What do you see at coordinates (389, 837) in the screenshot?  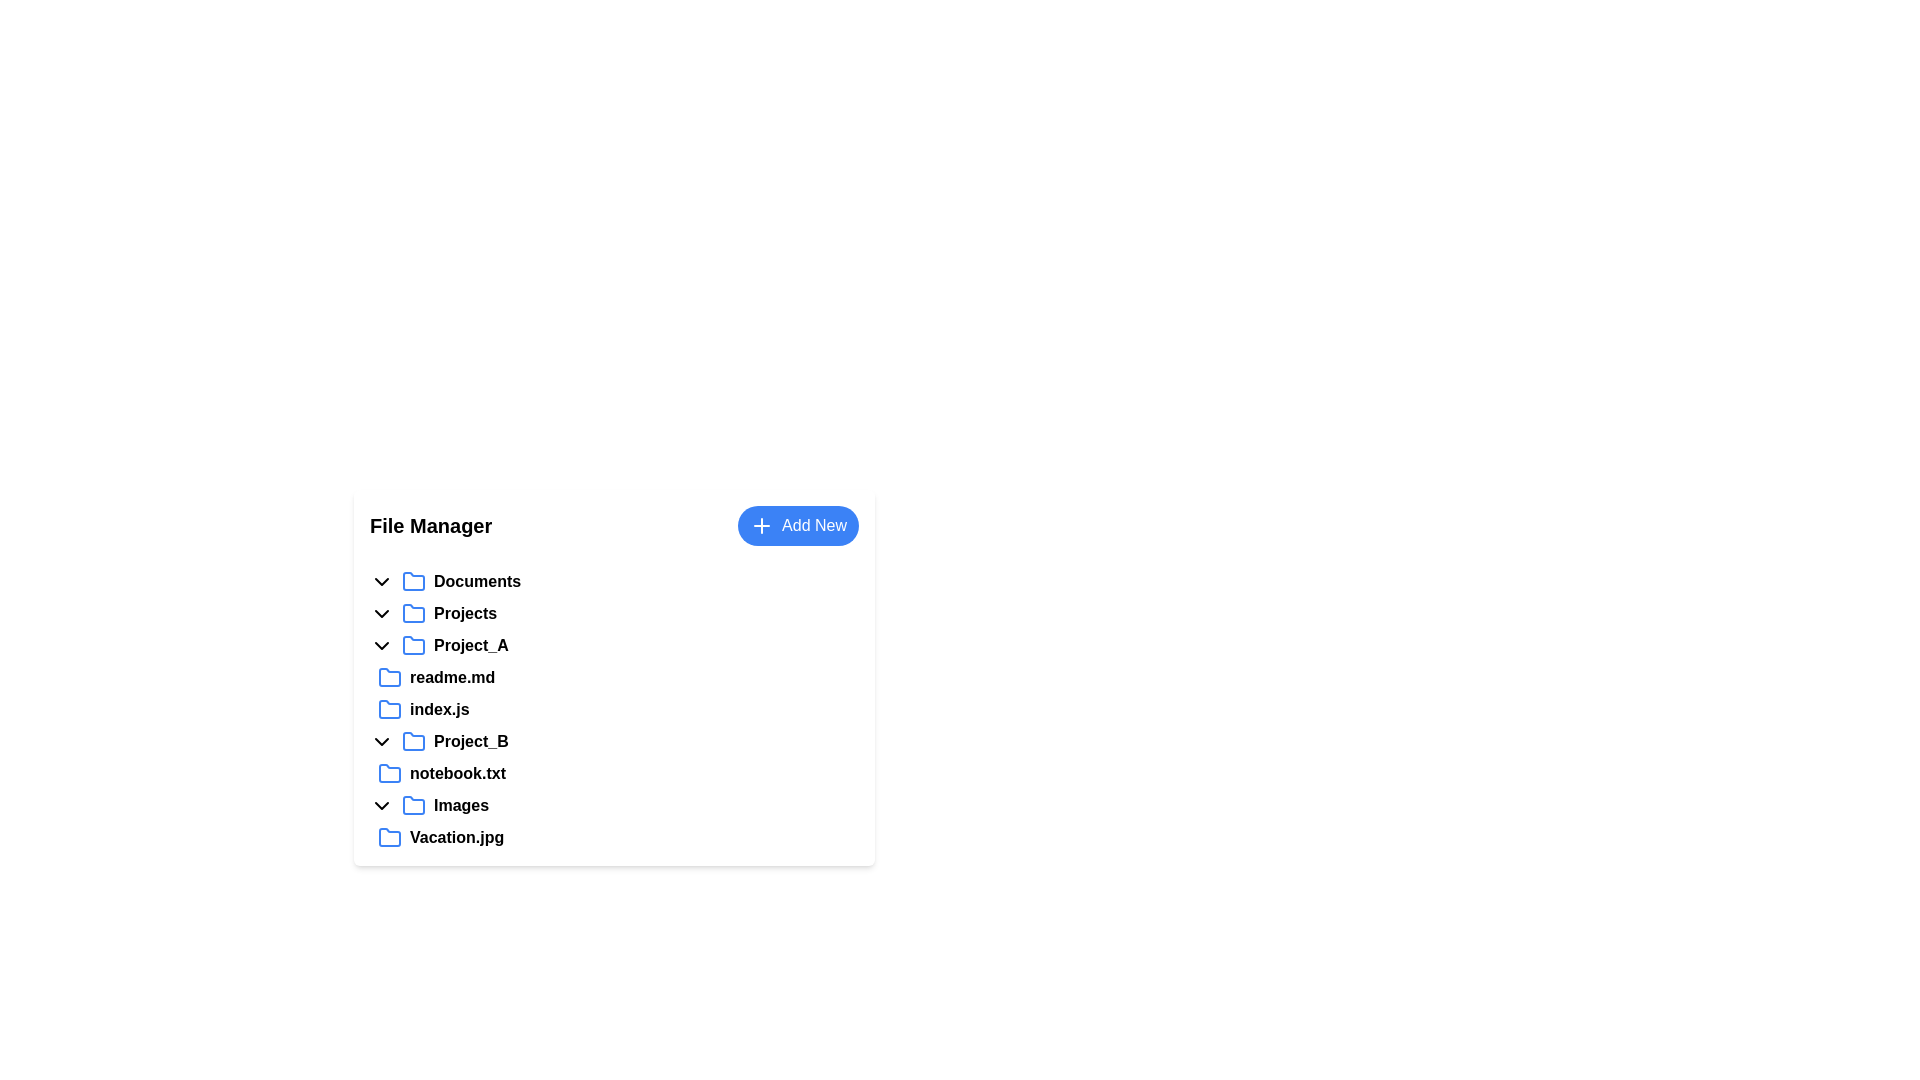 I see `the folder icon representing the 'Images' folder` at bounding box center [389, 837].